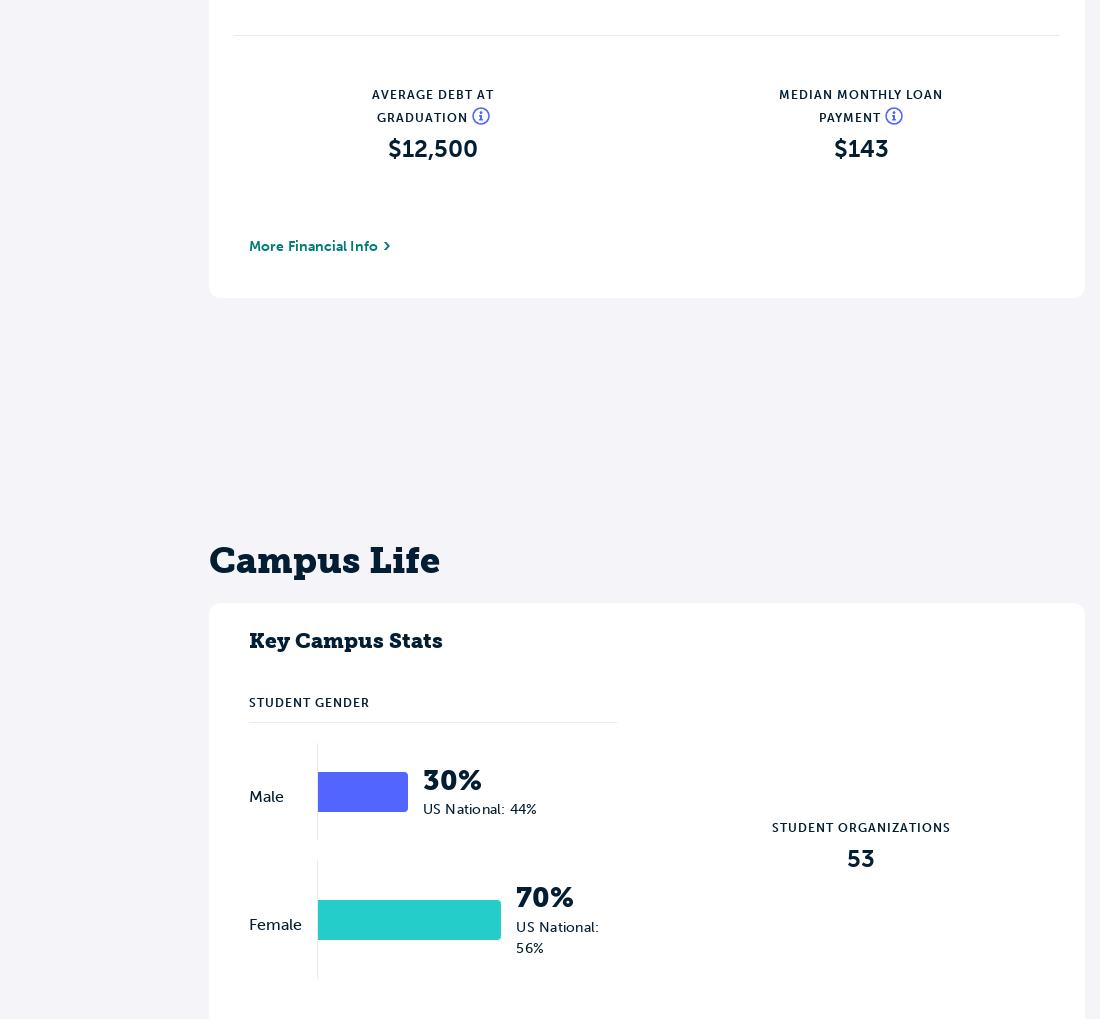 This screenshot has width=1100, height=1019. Describe the element at coordinates (859, 856) in the screenshot. I see `'53'` at that location.